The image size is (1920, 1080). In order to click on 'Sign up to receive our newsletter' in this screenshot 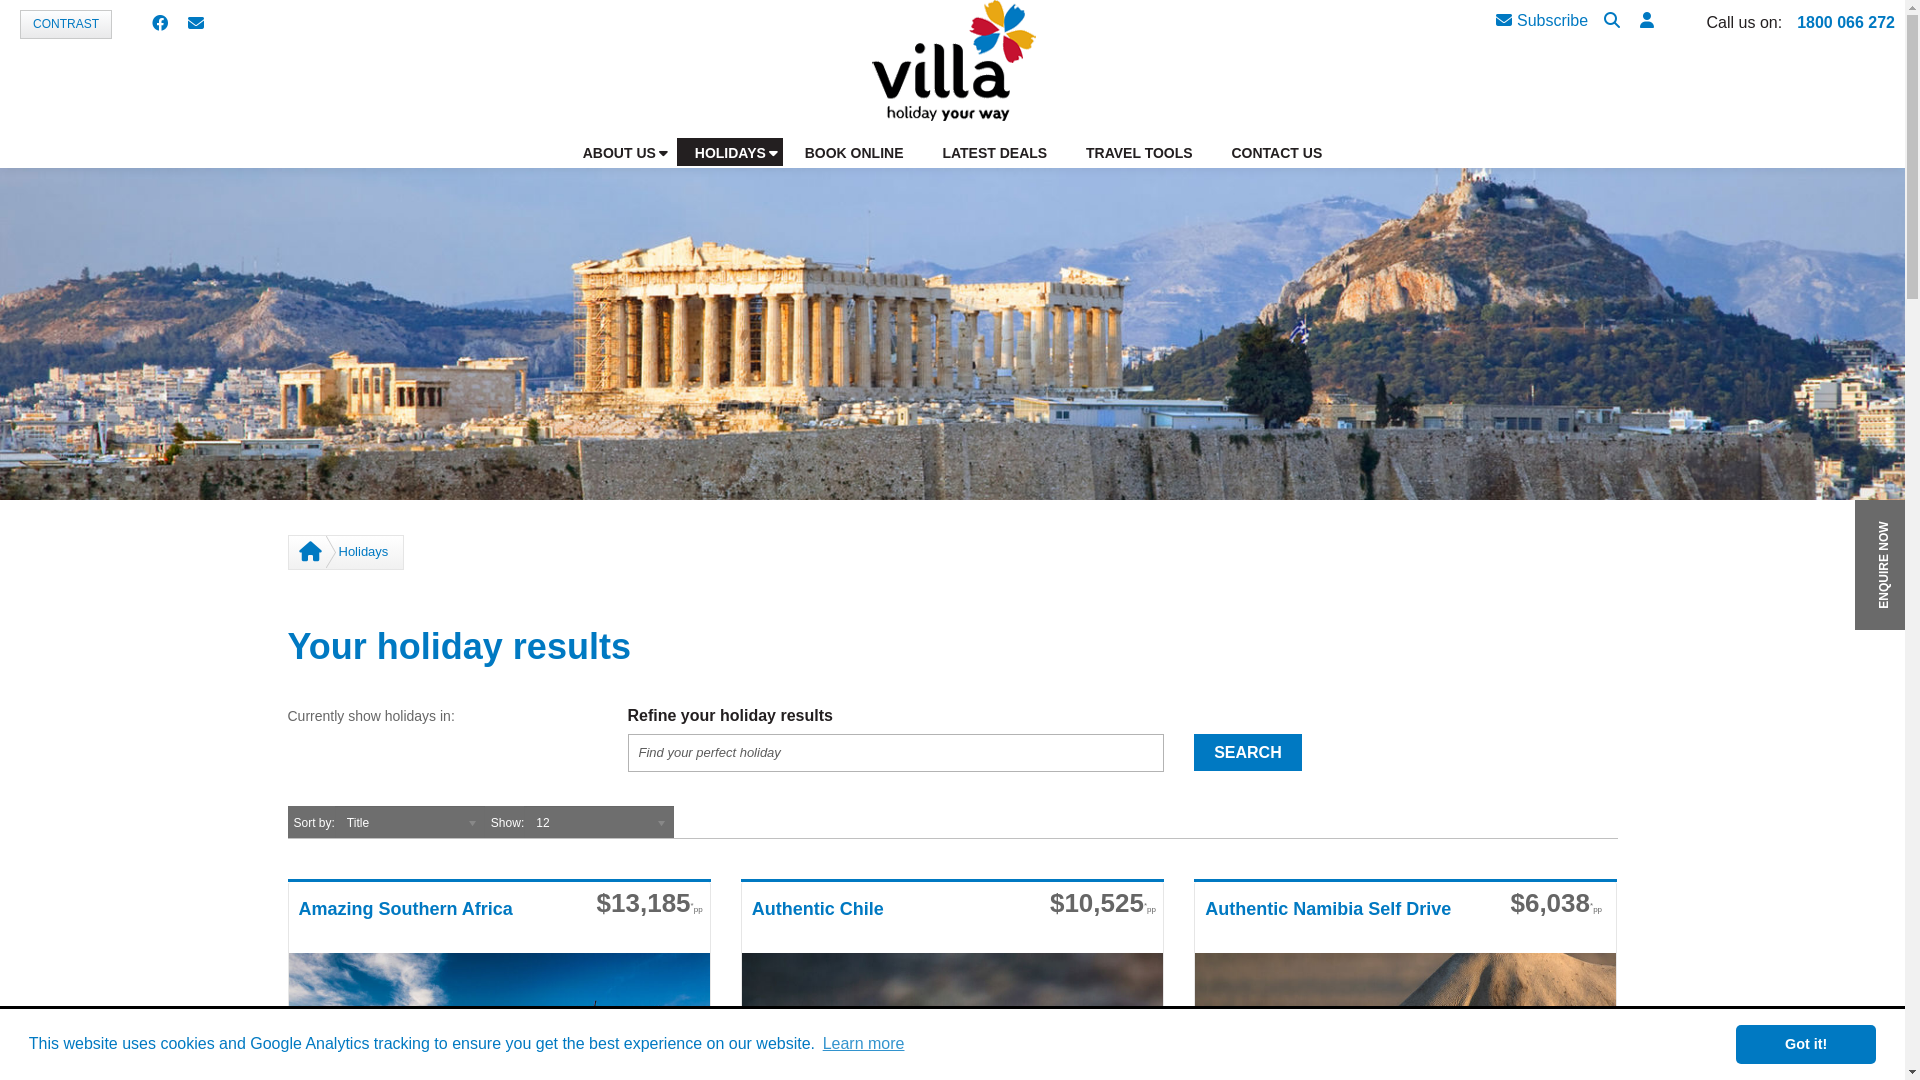, I will do `click(196, 24)`.